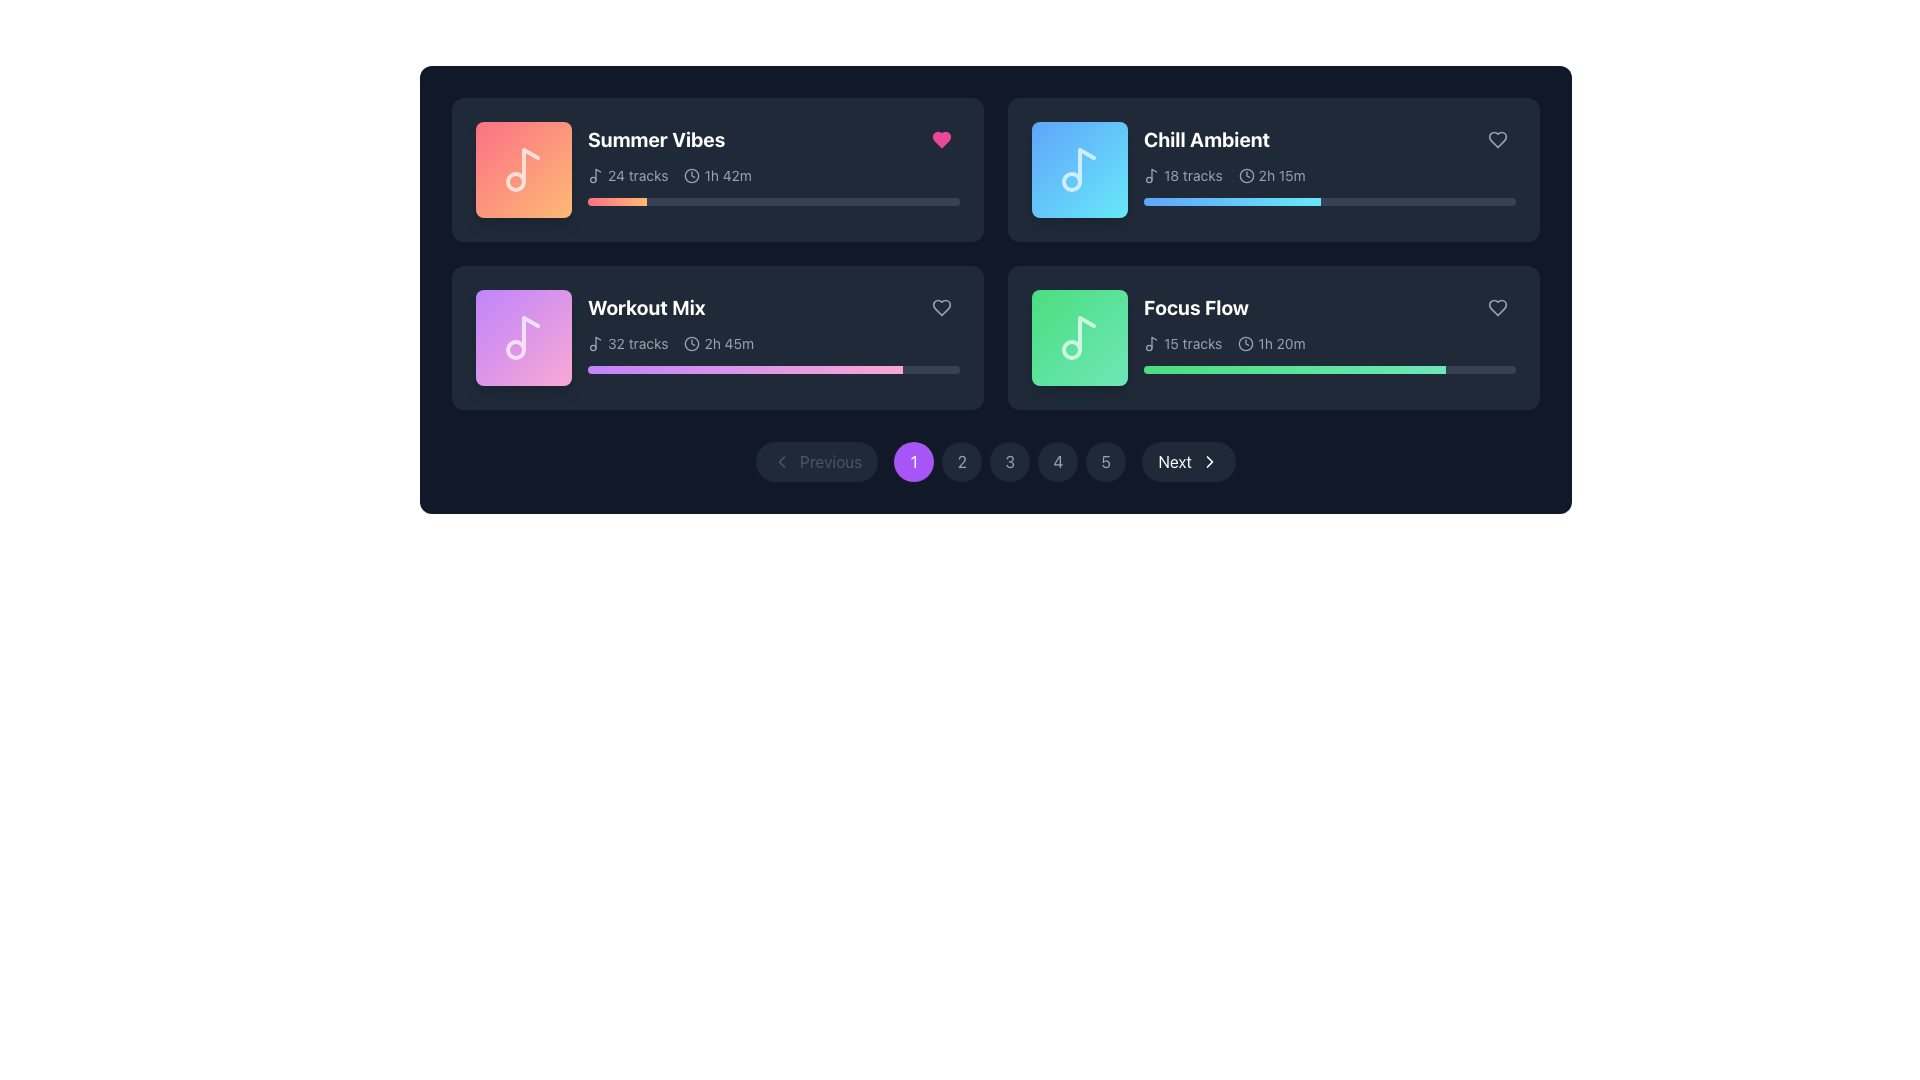  What do you see at coordinates (1105, 462) in the screenshot?
I see `the circular button labeled '5' with a dark gray background` at bounding box center [1105, 462].